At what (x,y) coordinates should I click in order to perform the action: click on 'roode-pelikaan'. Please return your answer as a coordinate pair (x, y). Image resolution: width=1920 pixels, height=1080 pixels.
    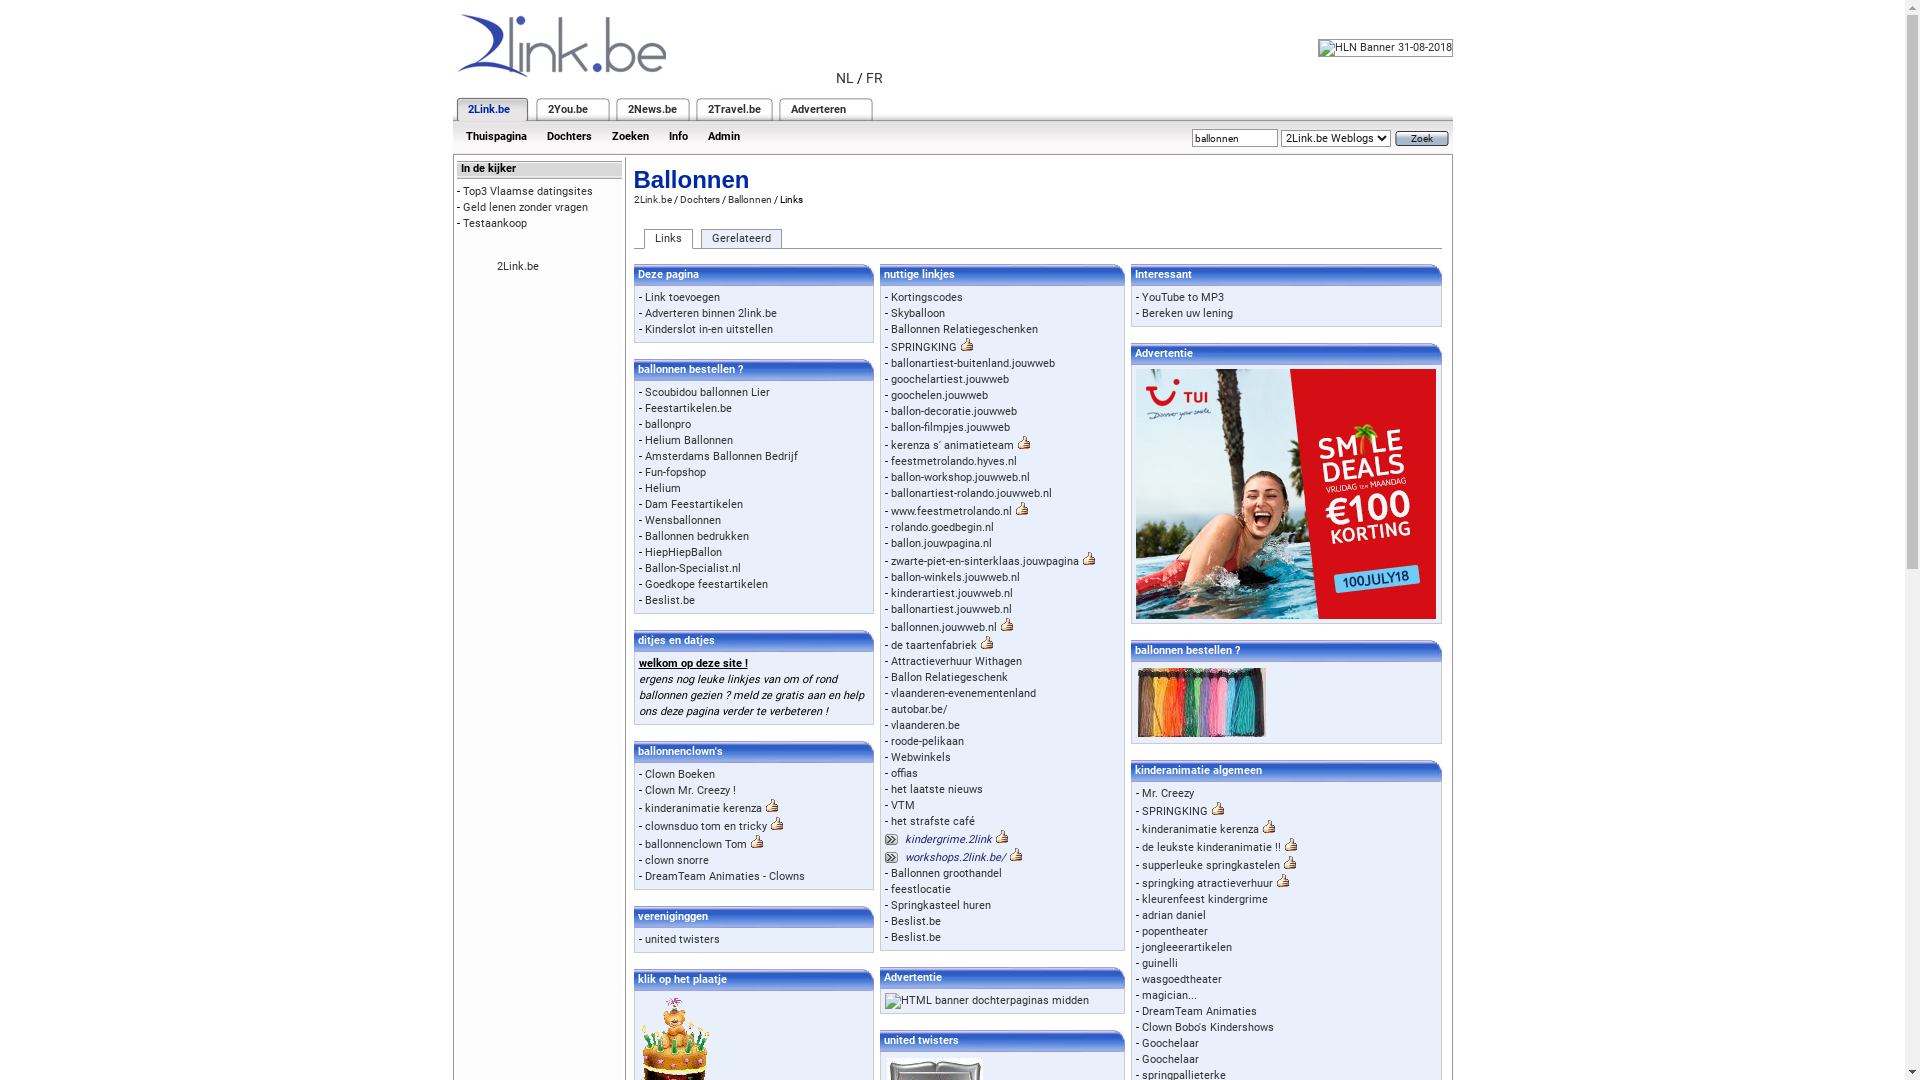
    Looking at the image, I should click on (926, 741).